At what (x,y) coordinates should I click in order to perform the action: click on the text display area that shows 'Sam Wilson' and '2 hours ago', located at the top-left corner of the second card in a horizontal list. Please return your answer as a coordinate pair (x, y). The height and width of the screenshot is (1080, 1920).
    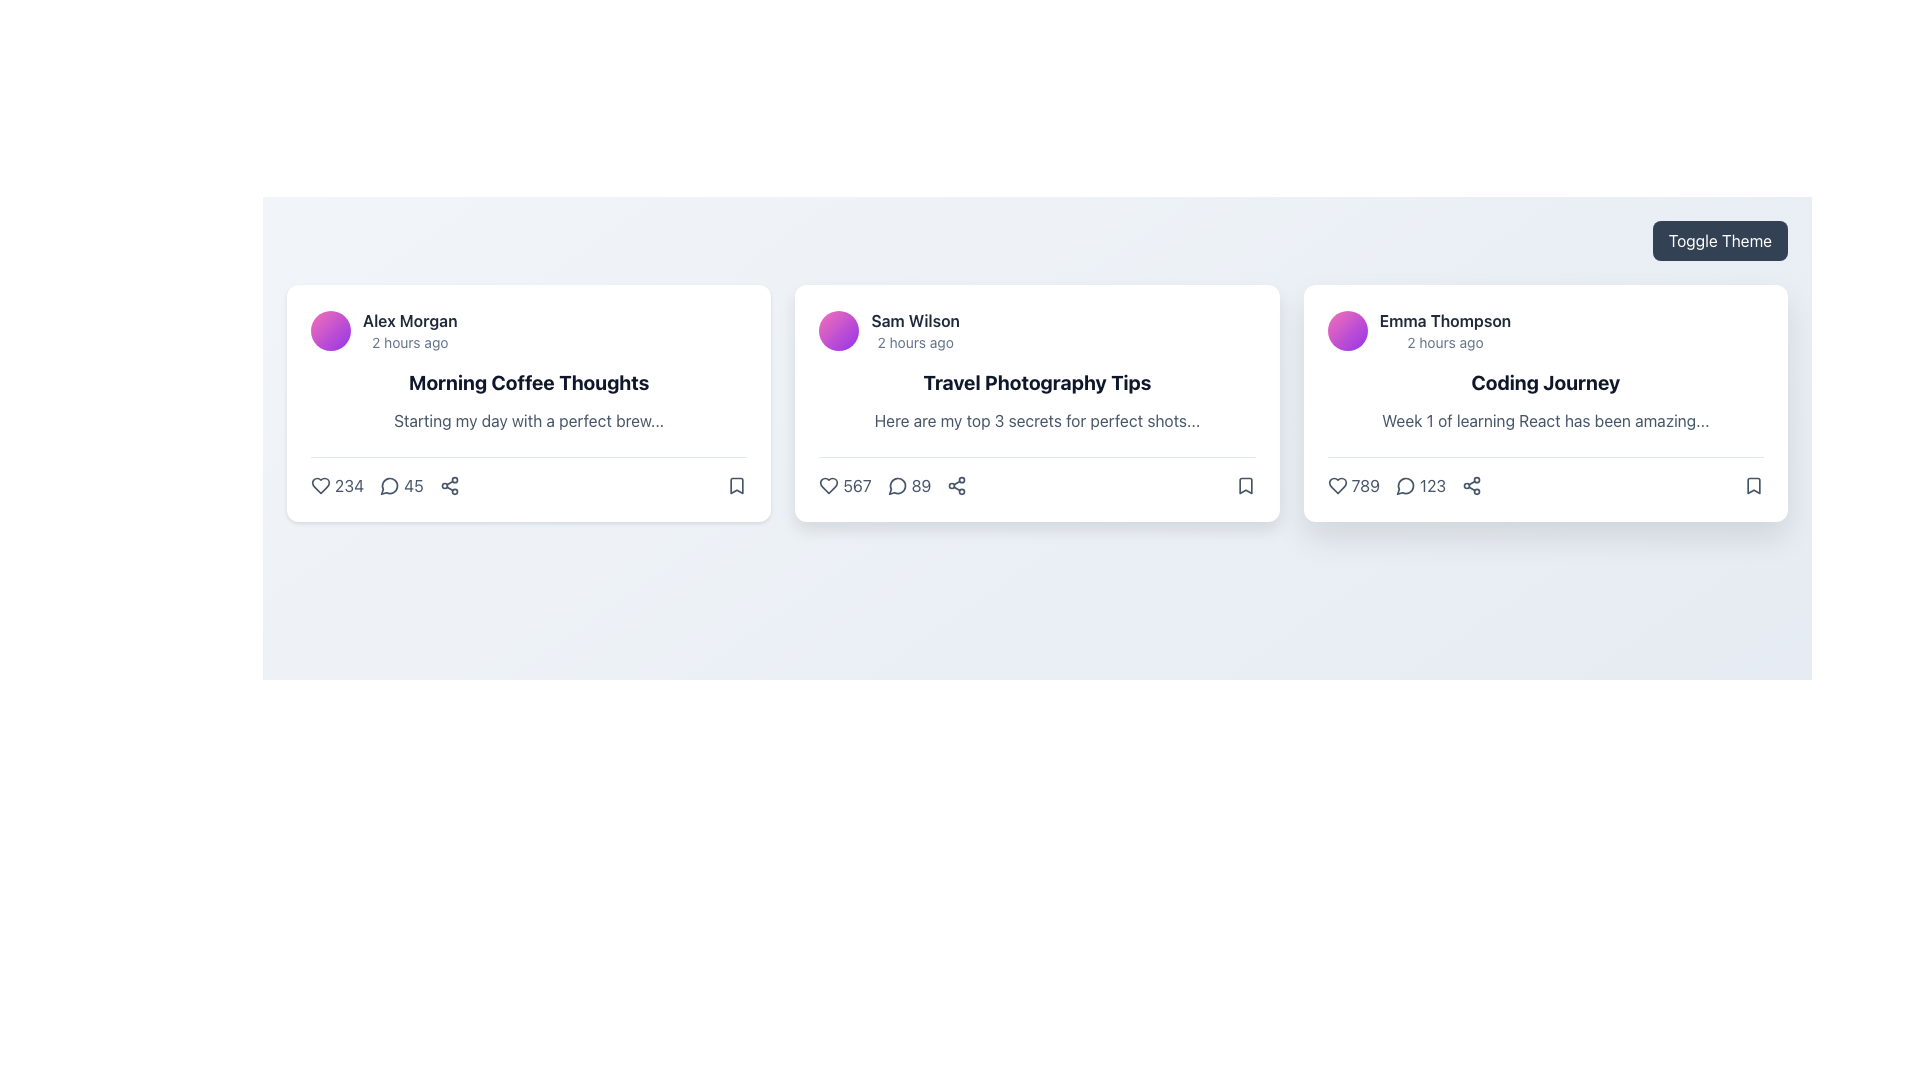
    Looking at the image, I should click on (914, 330).